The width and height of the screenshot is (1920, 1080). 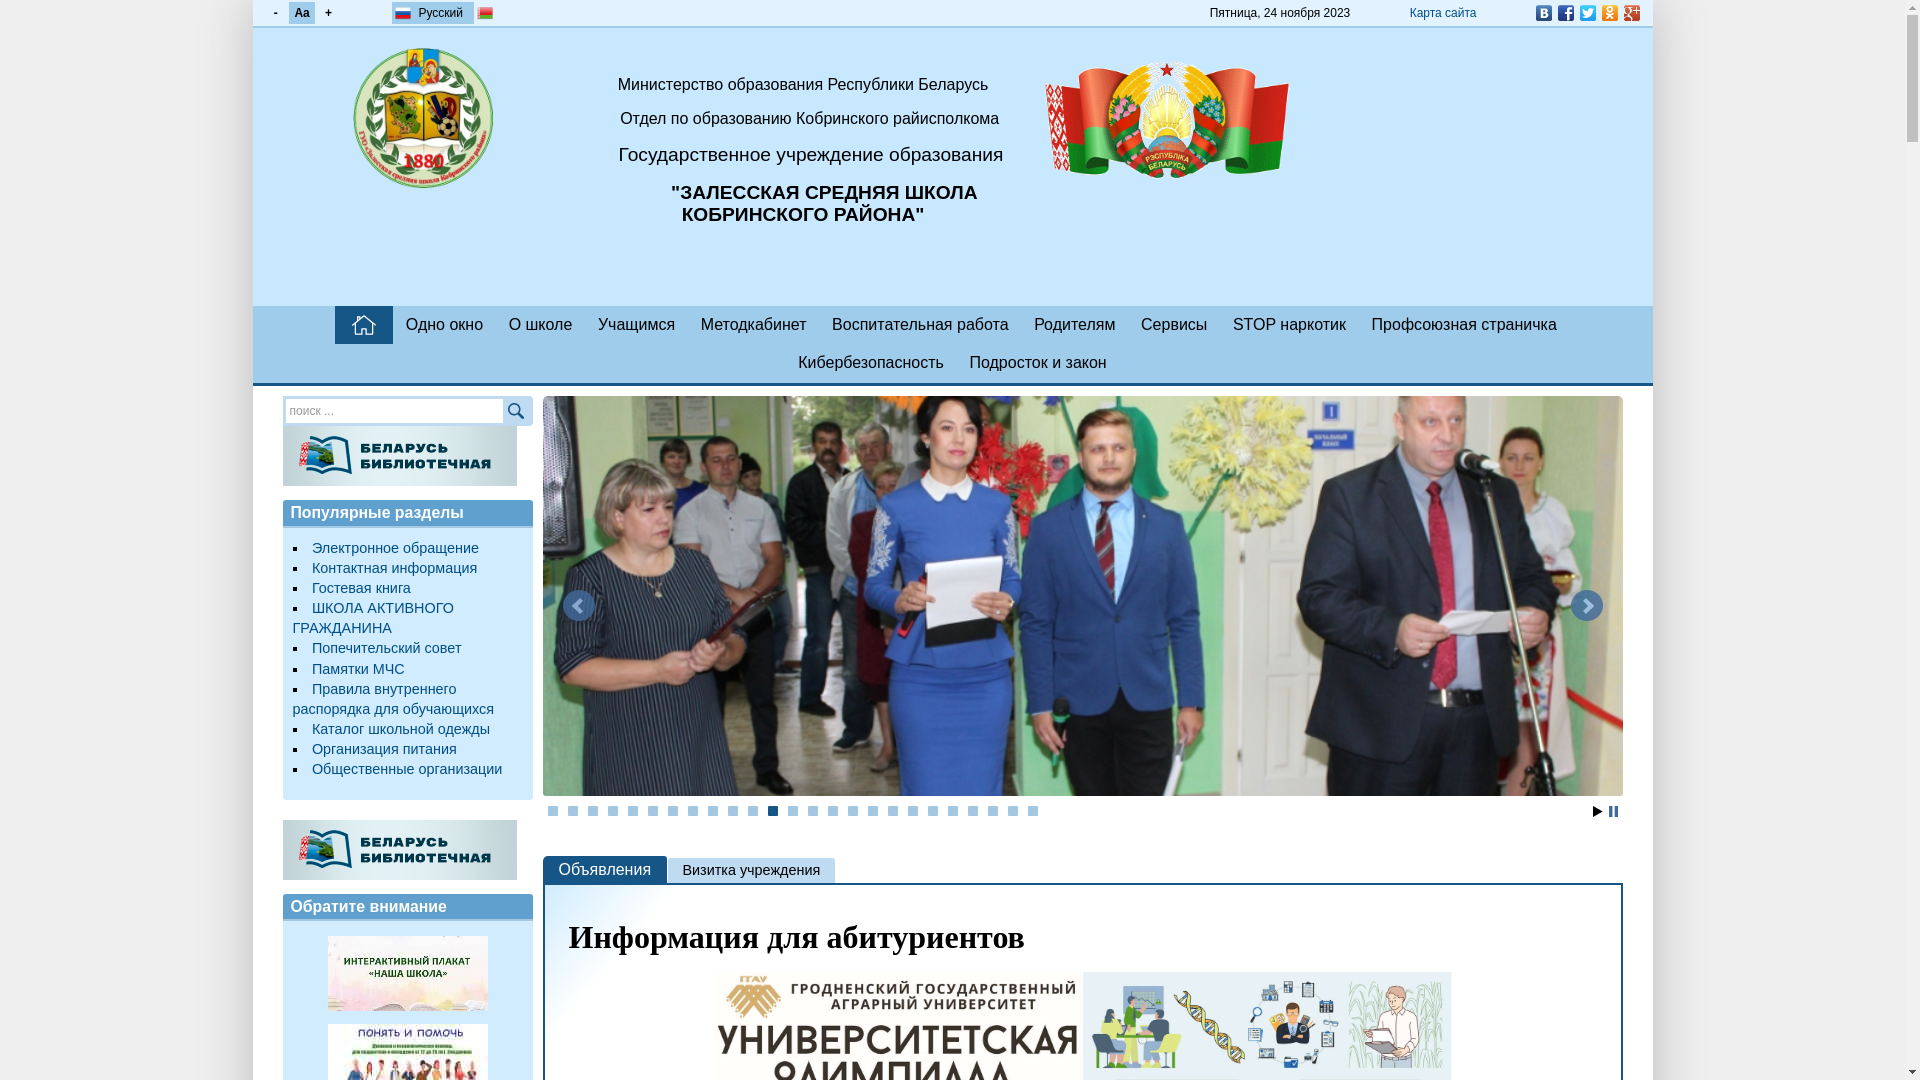 I want to click on '9', so click(x=713, y=810).